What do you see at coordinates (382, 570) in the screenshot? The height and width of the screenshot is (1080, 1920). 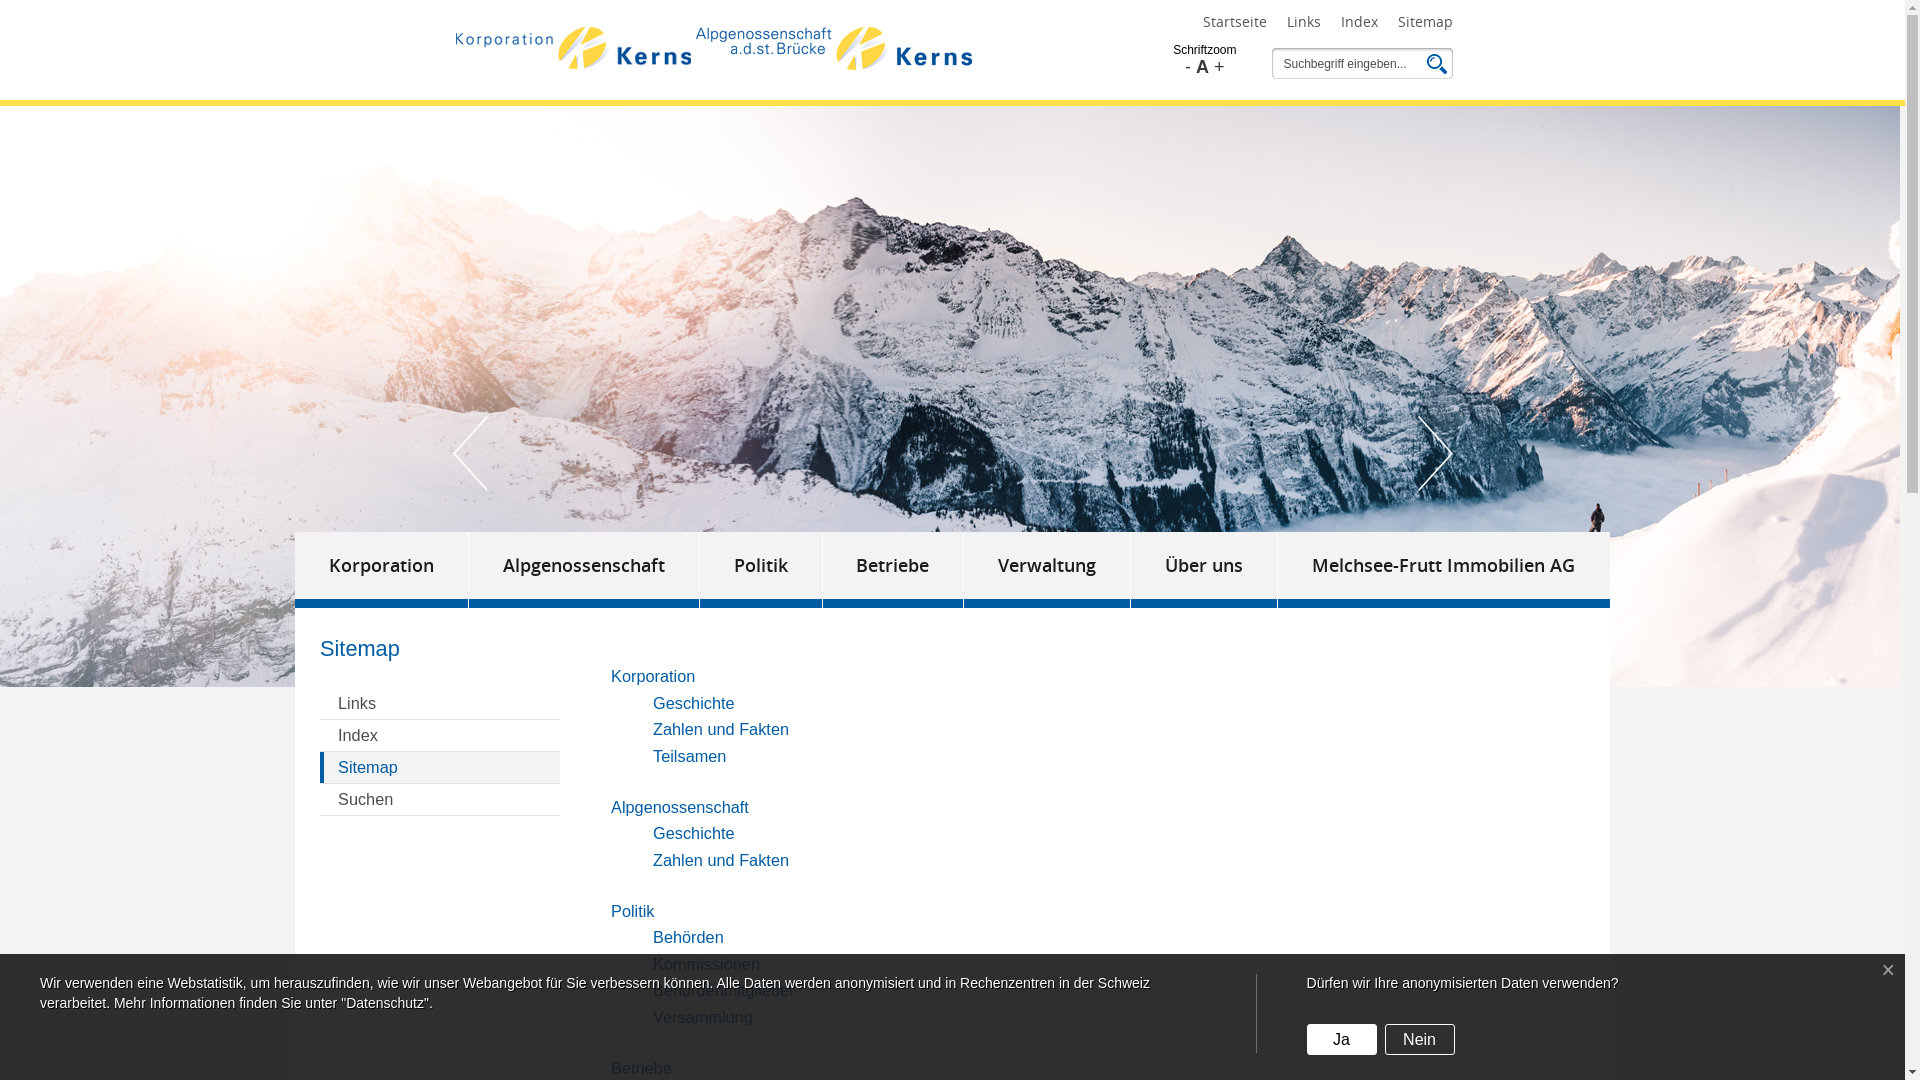 I see `'Korporation'` at bounding box center [382, 570].